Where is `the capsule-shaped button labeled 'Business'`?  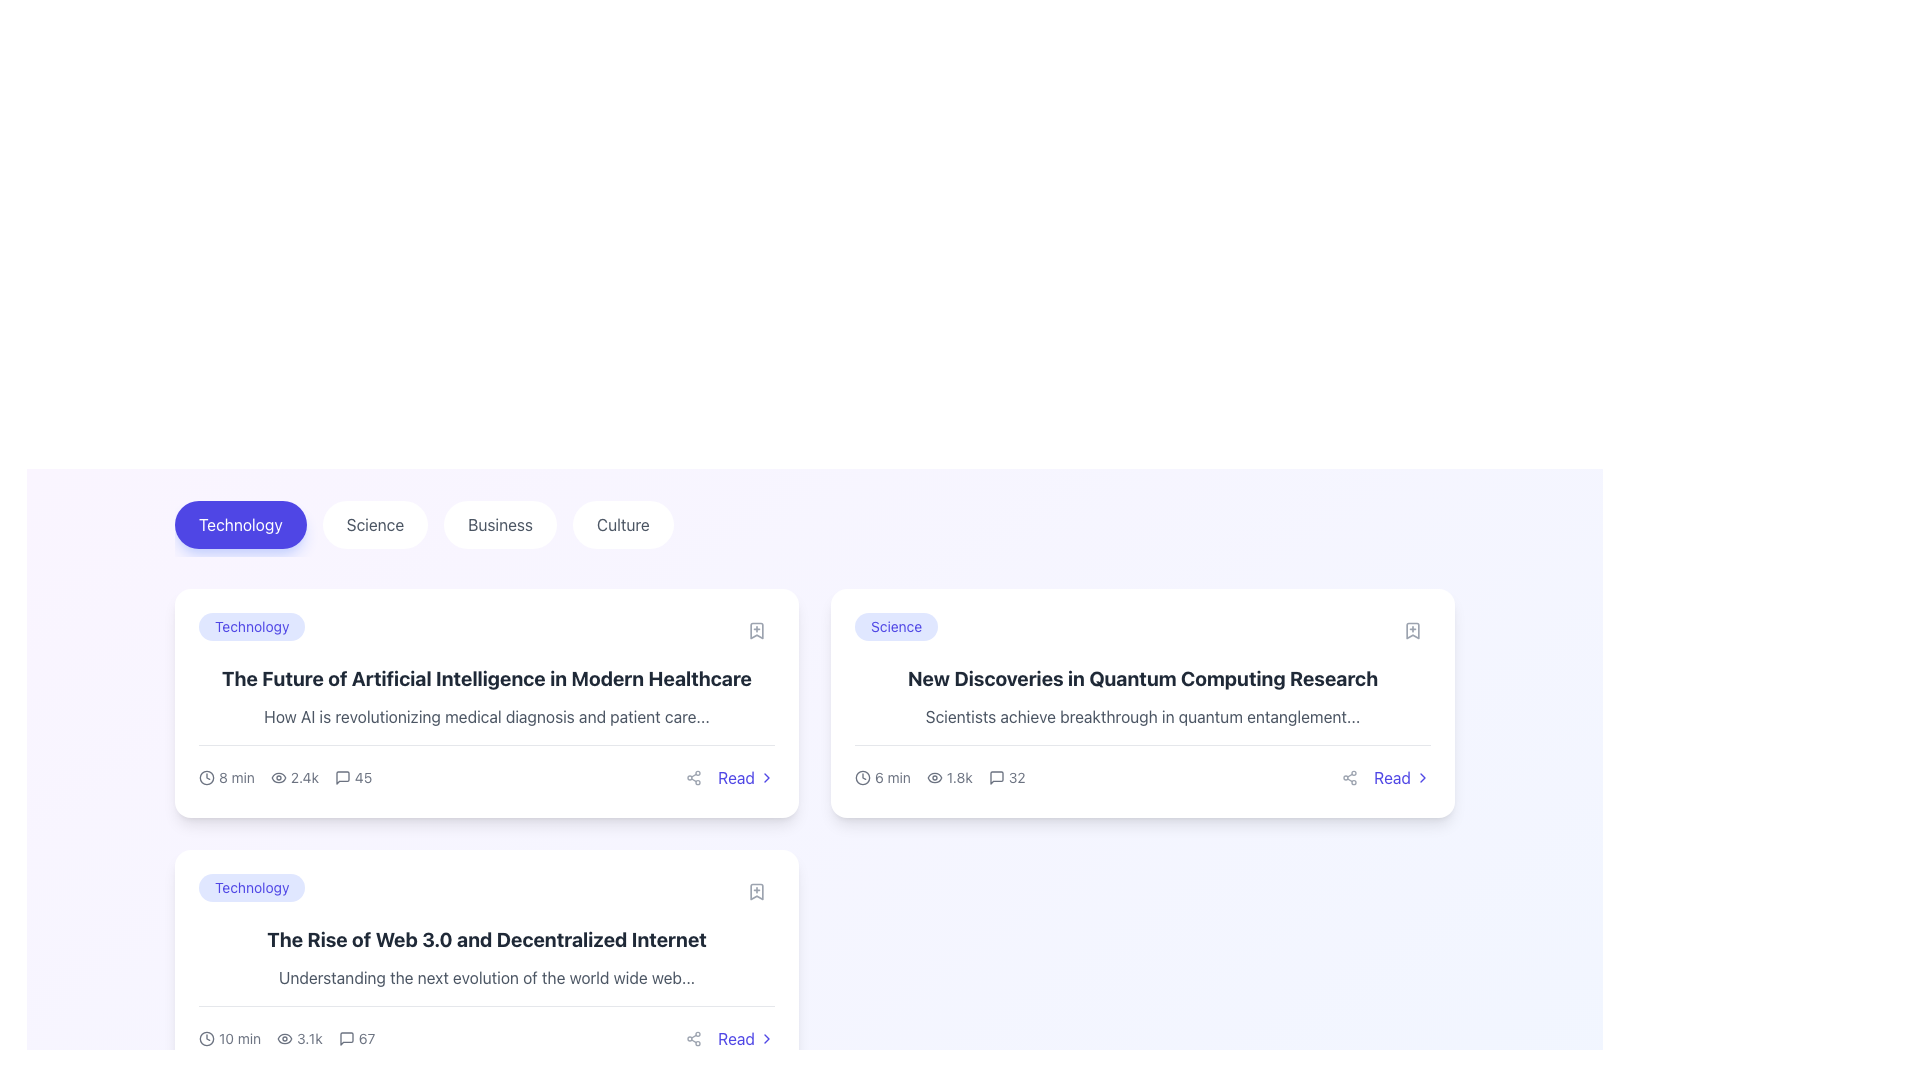 the capsule-shaped button labeled 'Business' is located at coordinates (500, 523).